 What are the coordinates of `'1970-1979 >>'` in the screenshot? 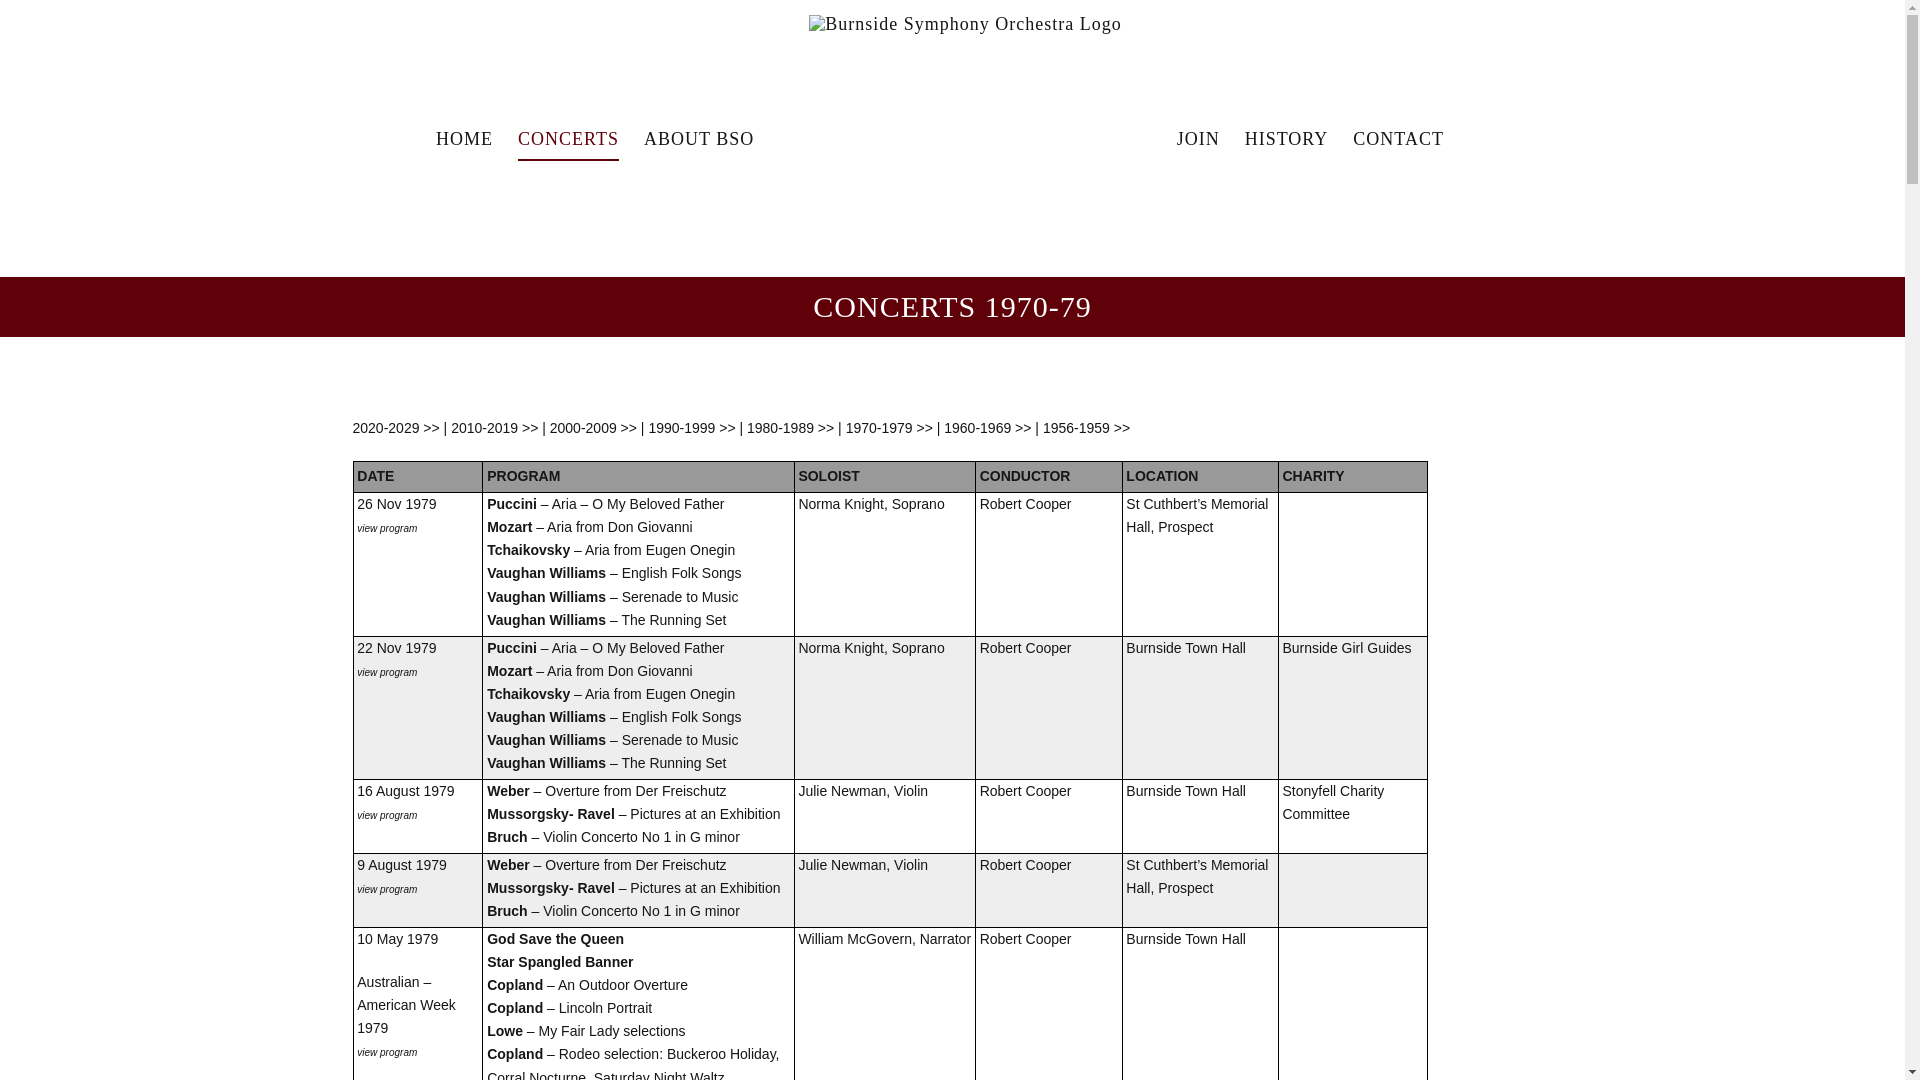 It's located at (888, 427).